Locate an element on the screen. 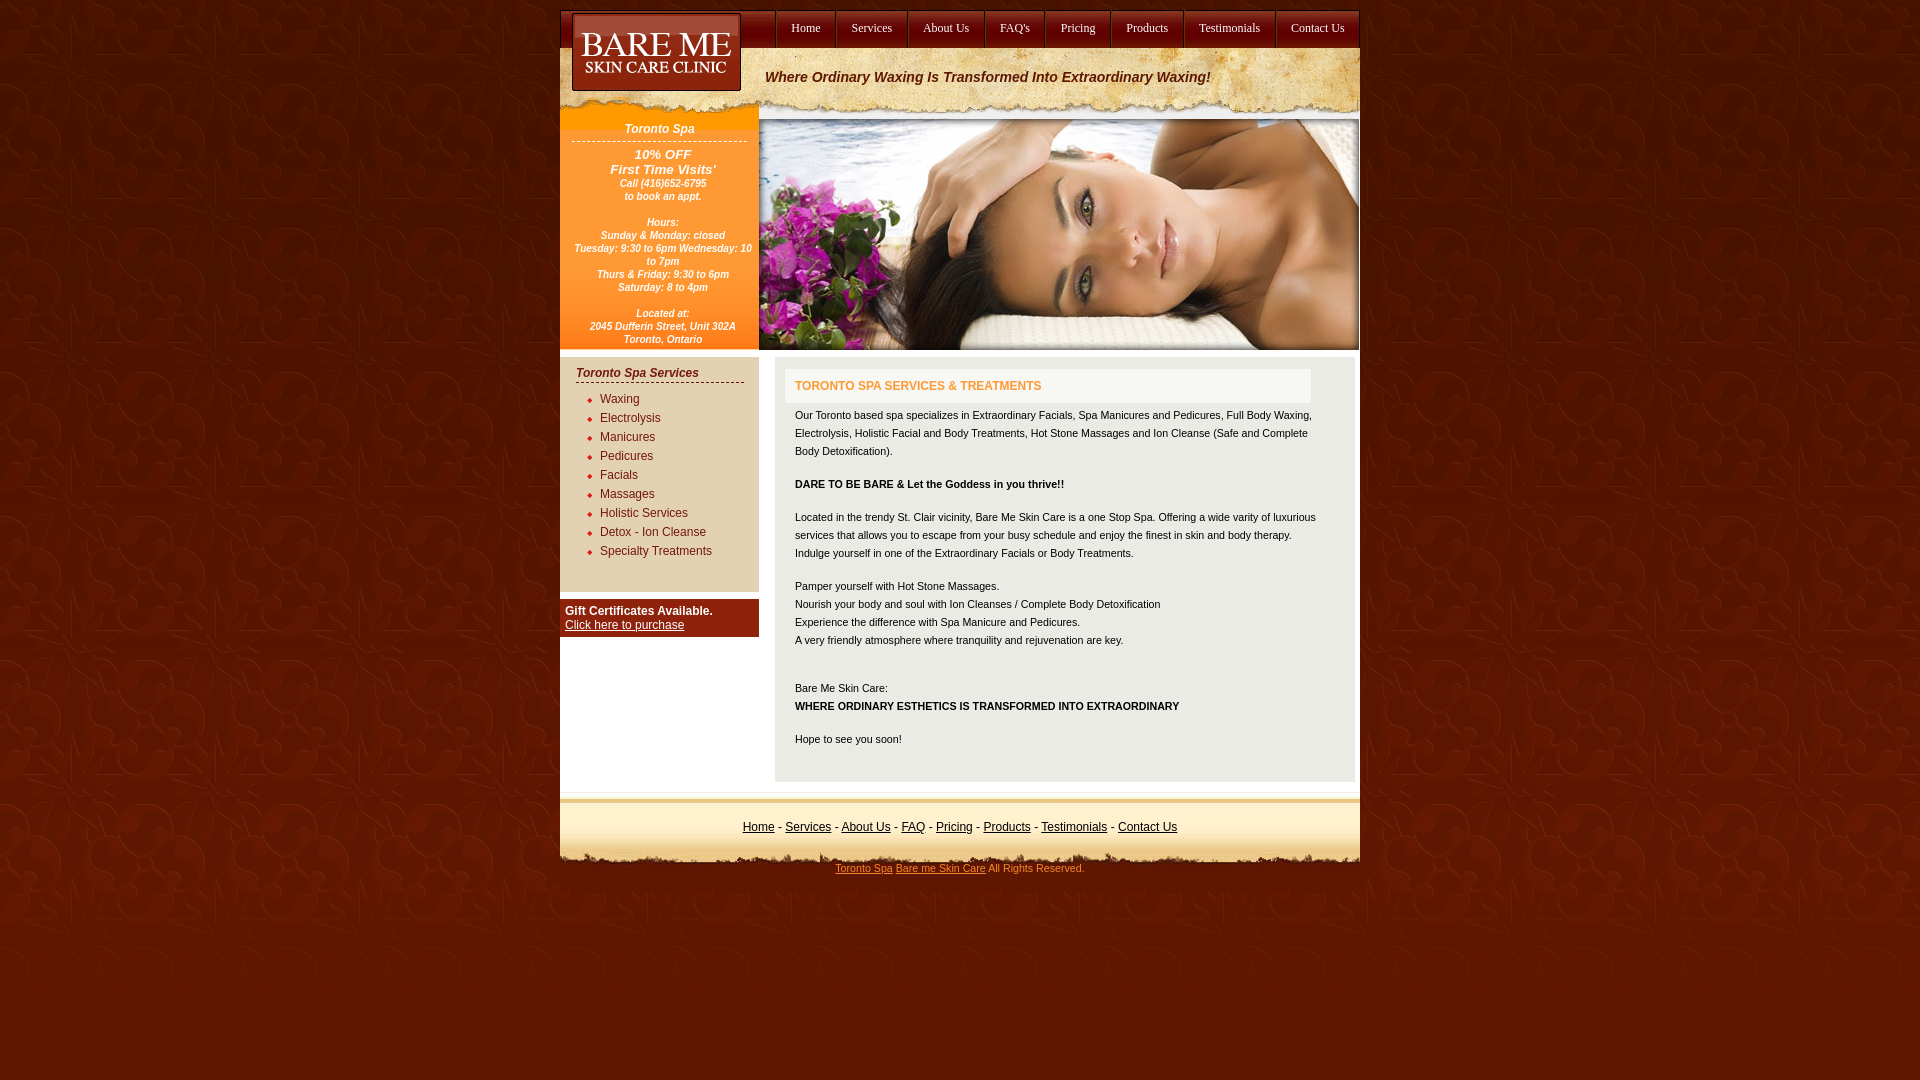 Image resolution: width=1920 pixels, height=1080 pixels. 'About Us' is located at coordinates (944, 29).